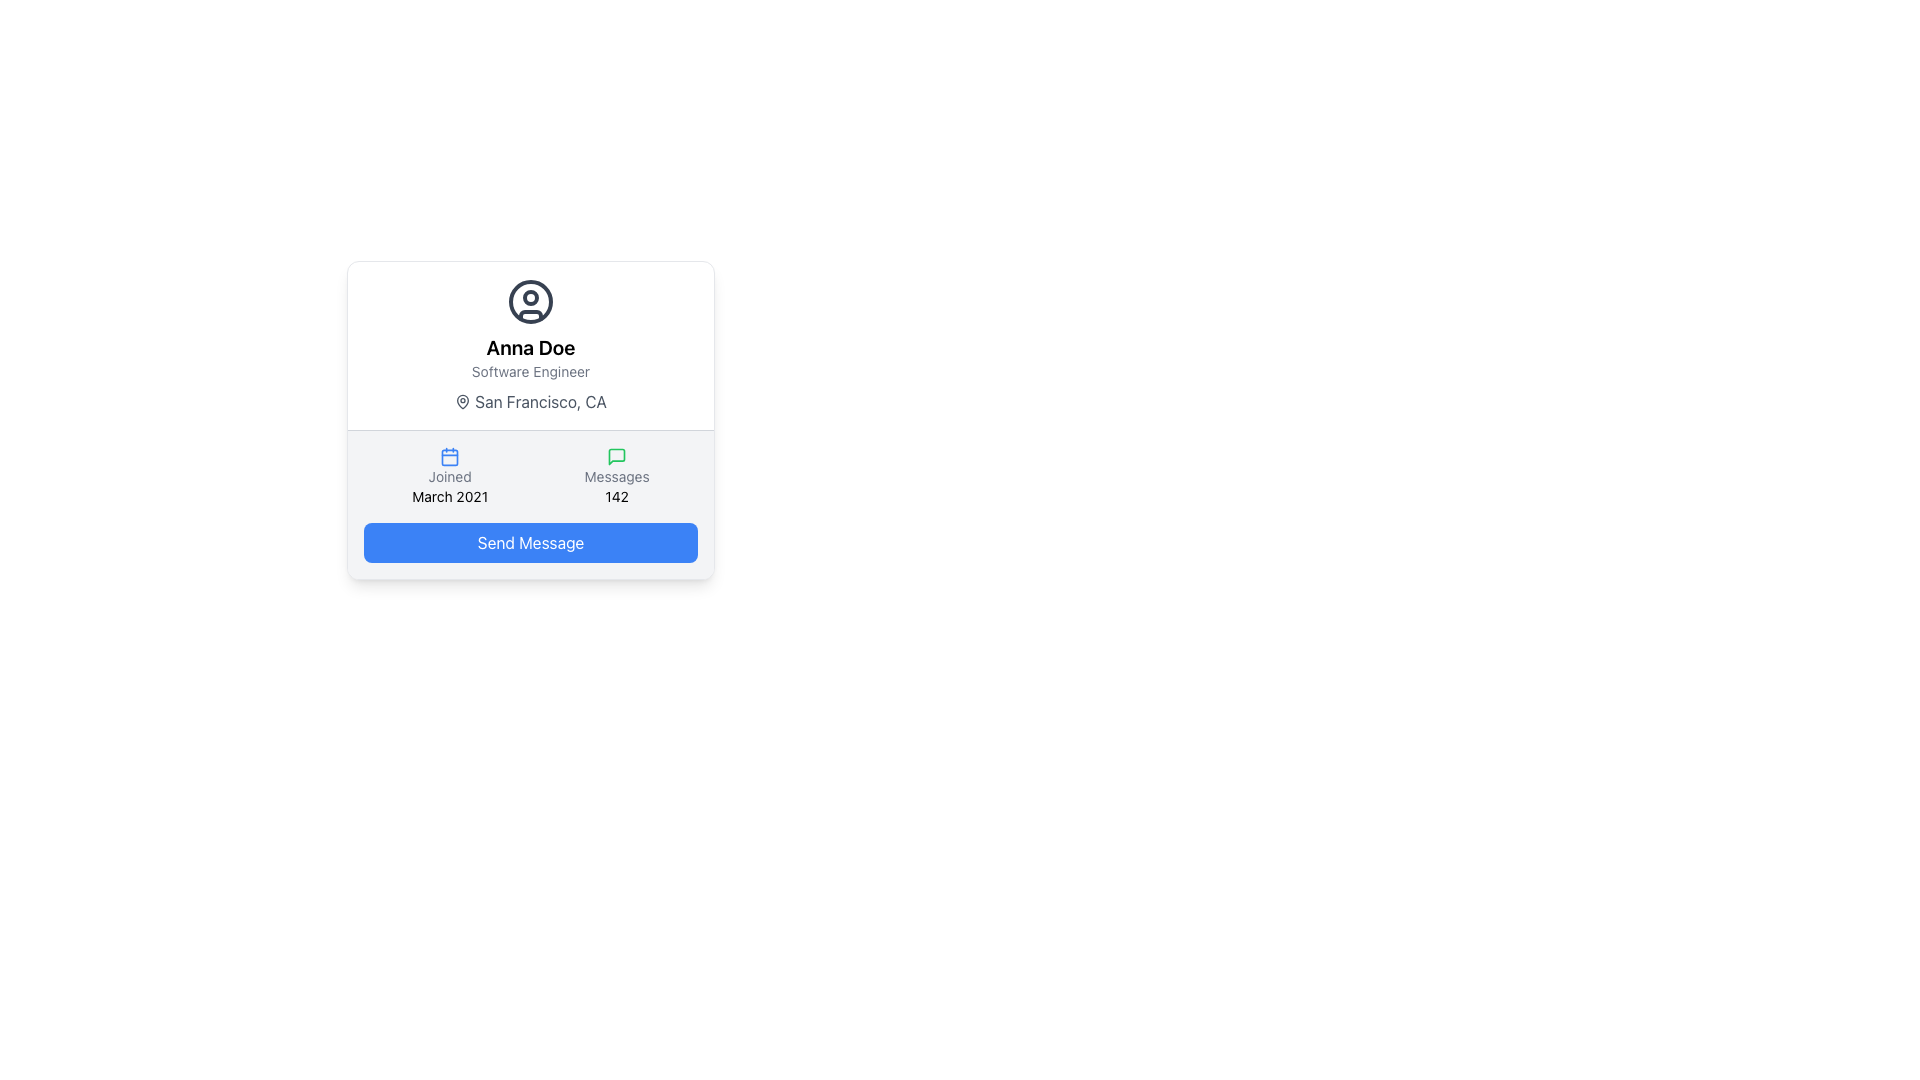 Image resolution: width=1920 pixels, height=1080 pixels. What do you see at coordinates (616, 477) in the screenshot?
I see `message count displayed as '142' in the Messages component located in the bottom right corner of the user profile card` at bounding box center [616, 477].